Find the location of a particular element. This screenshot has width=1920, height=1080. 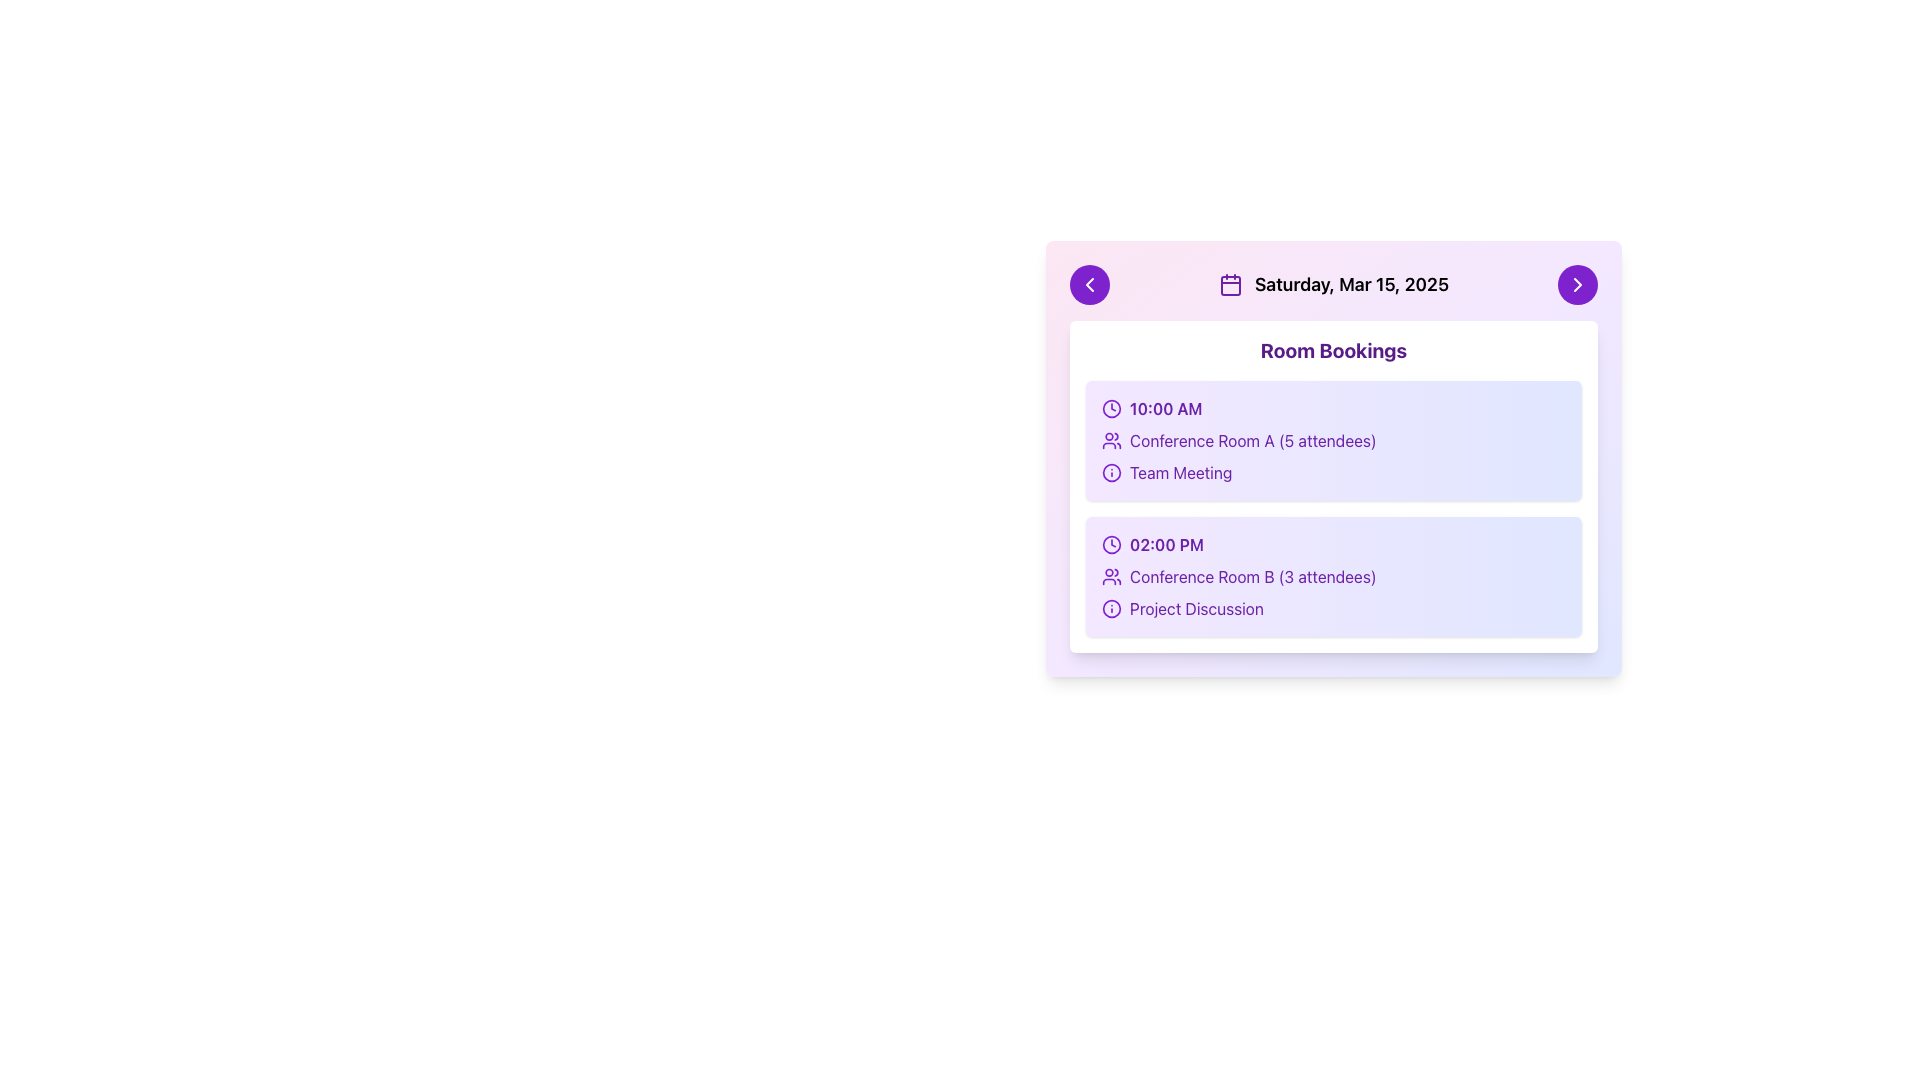

the icon representing the number of attendees for Conference Room A, which is located to the left of the text indicating the room's capacity is located at coordinates (1111, 439).